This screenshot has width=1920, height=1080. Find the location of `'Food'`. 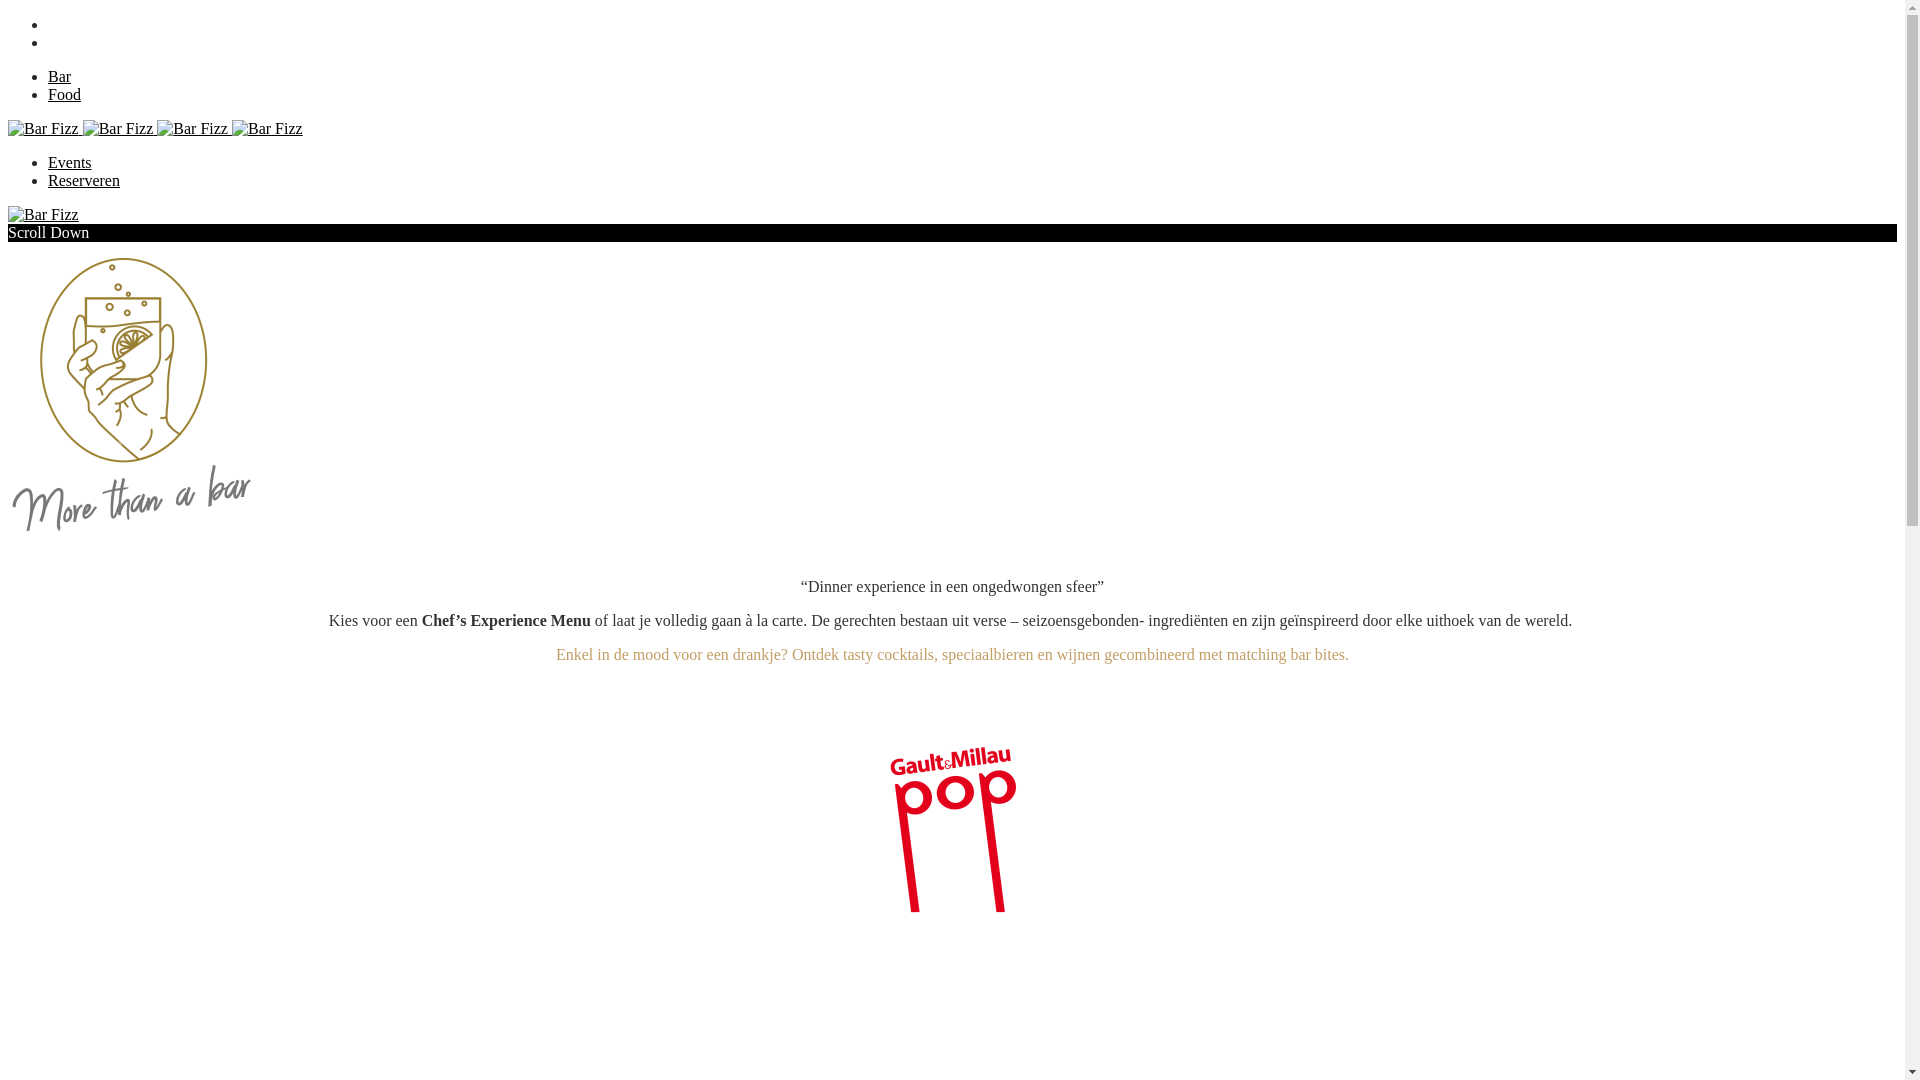

'Food' is located at coordinates (48, 94).